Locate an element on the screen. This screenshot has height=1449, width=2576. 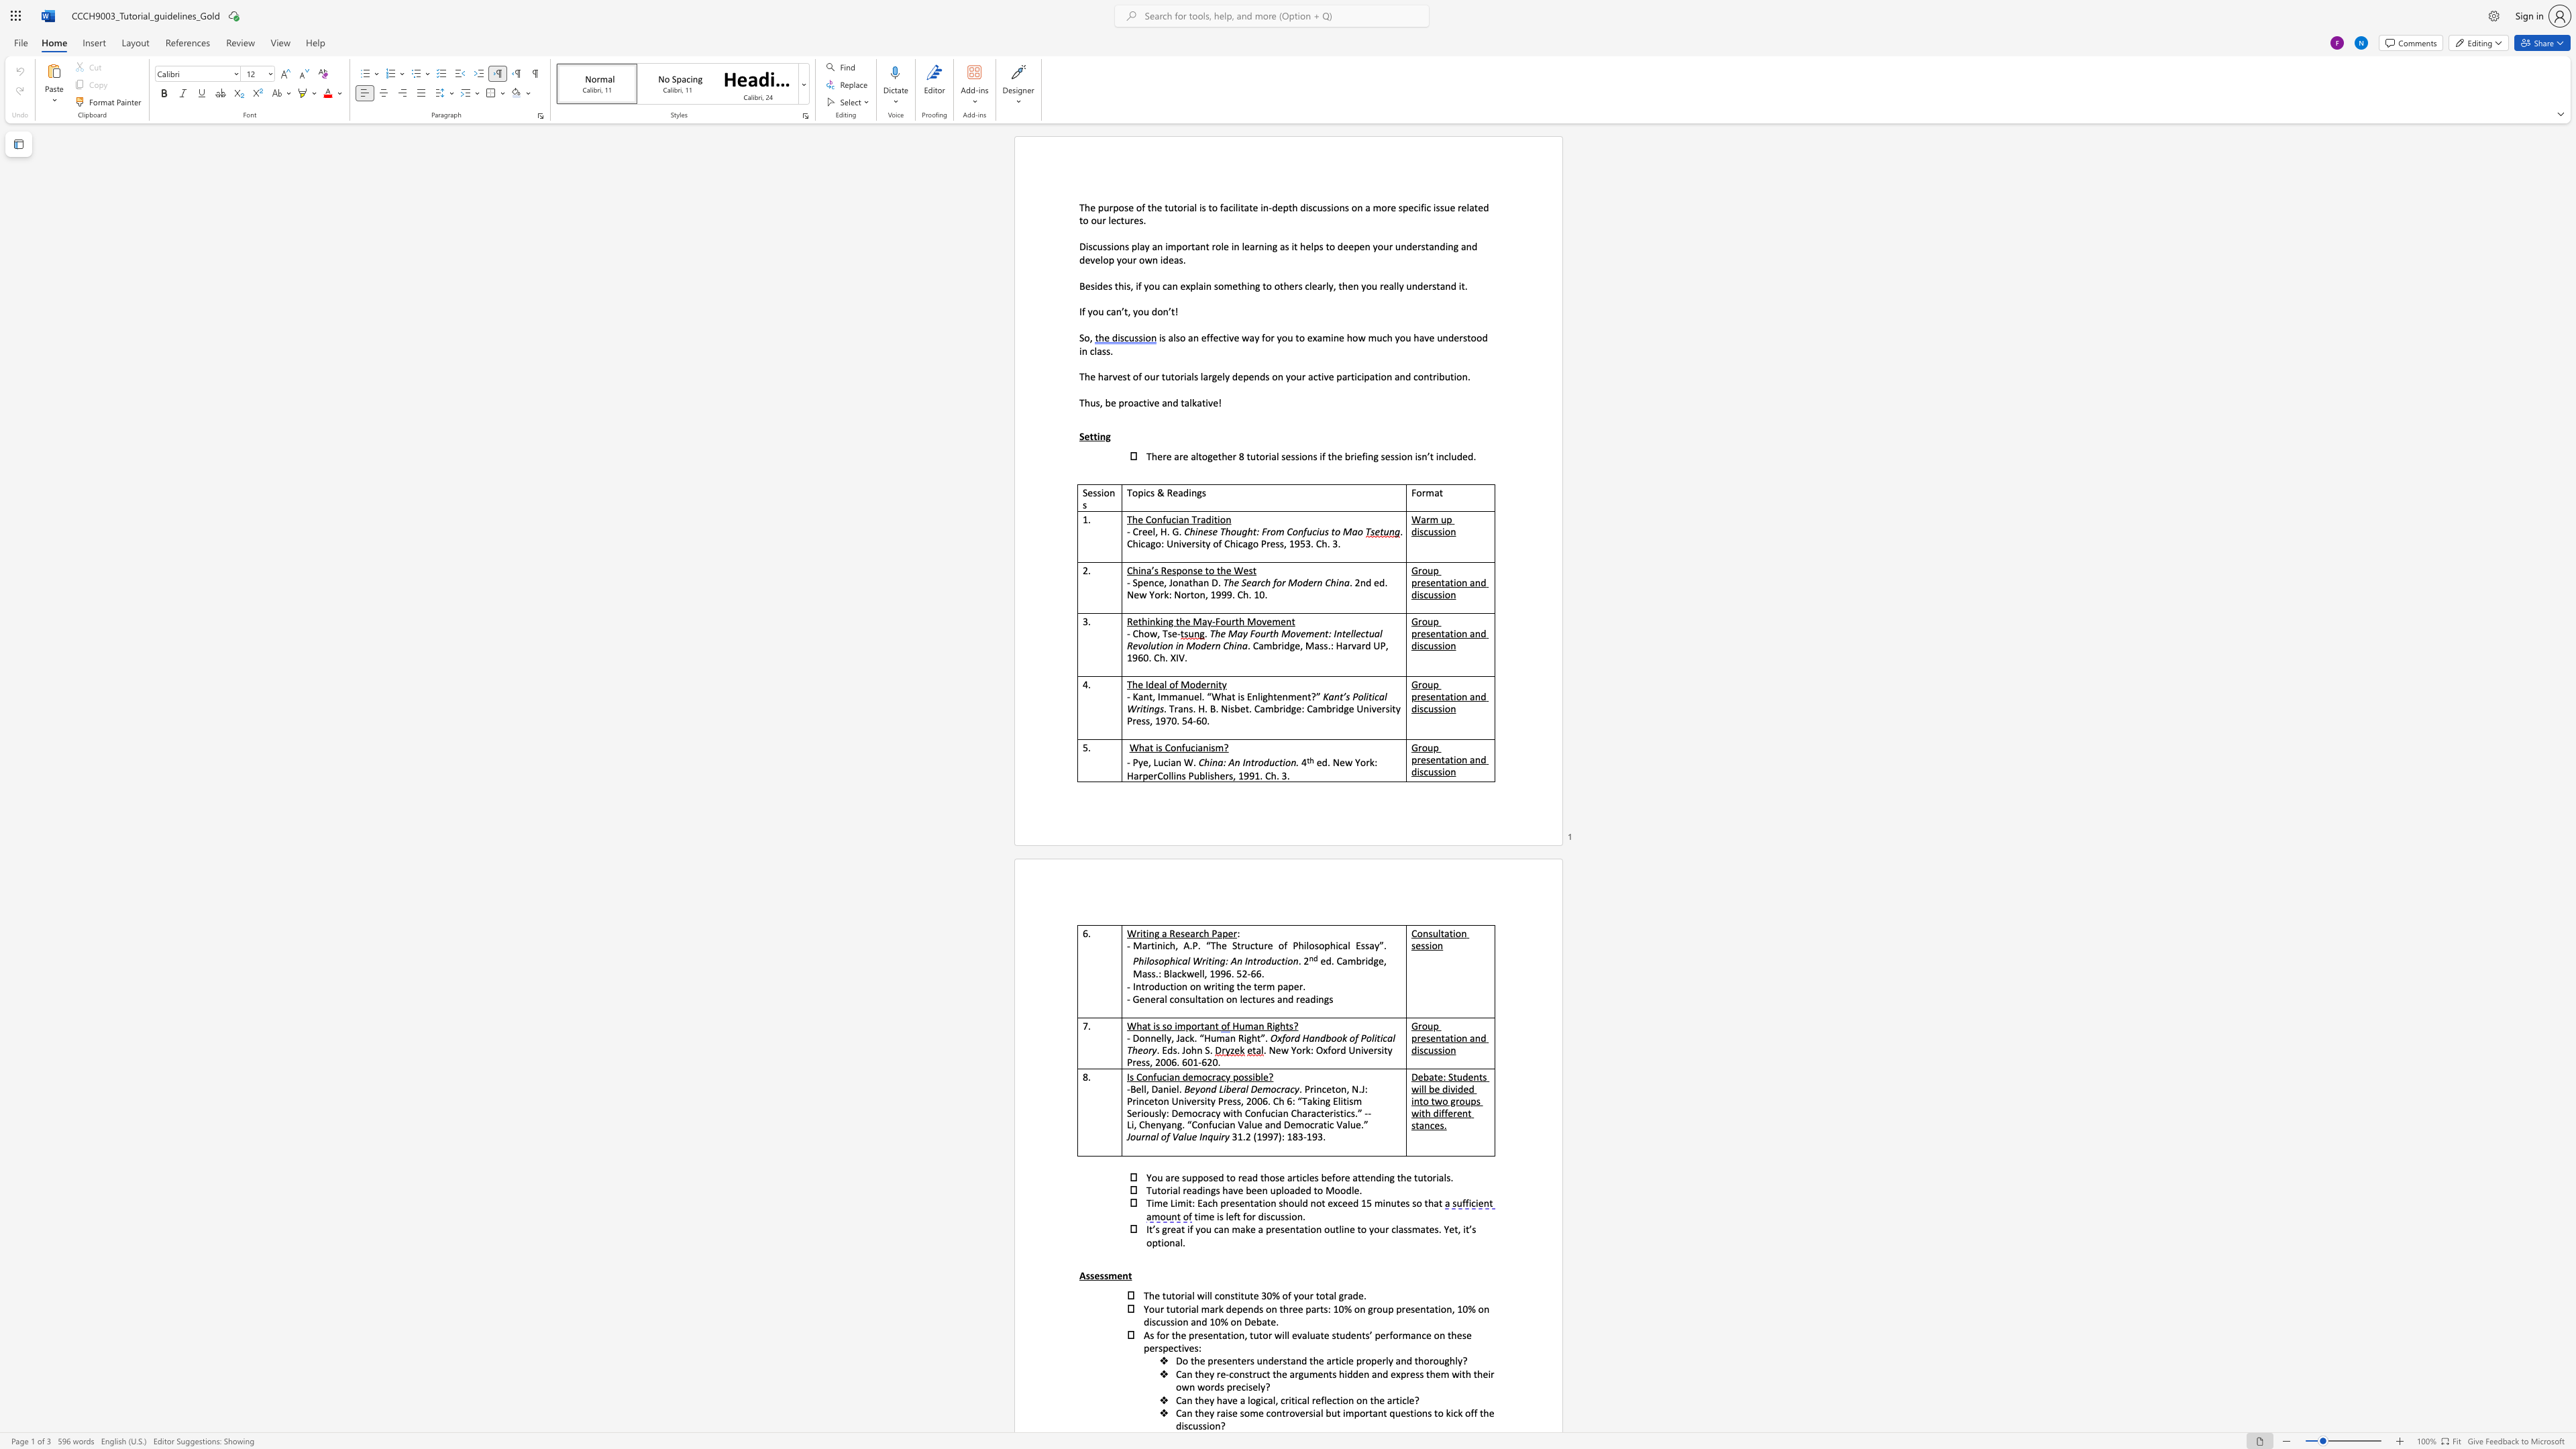
the subset text "- Pye, Lucia" within the text "- Pye, Lucian W." is located at coordinates (1127, 763).